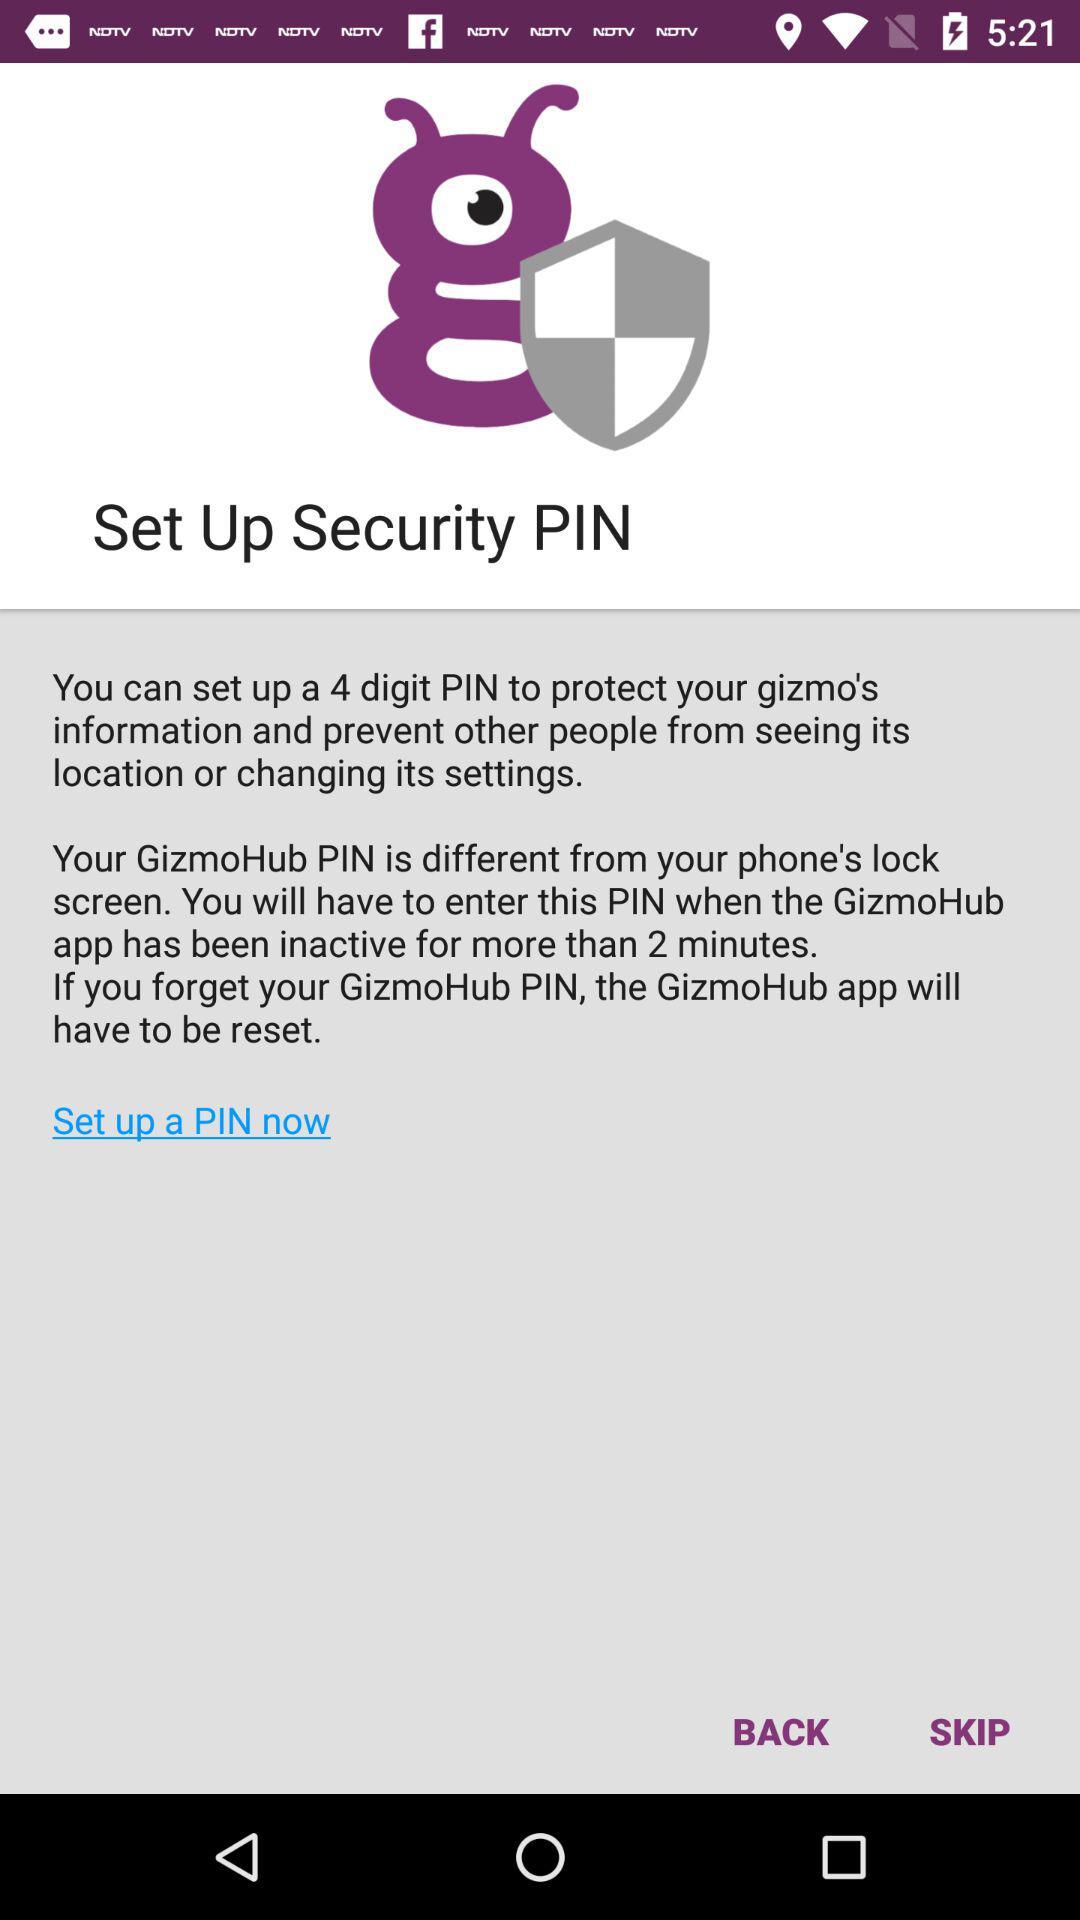 Image resolution: width=1080 pixels, height=1920 pixels. Describe the element at coordinates (779, 1730) in the screenshot. I see `back icon` at that location.